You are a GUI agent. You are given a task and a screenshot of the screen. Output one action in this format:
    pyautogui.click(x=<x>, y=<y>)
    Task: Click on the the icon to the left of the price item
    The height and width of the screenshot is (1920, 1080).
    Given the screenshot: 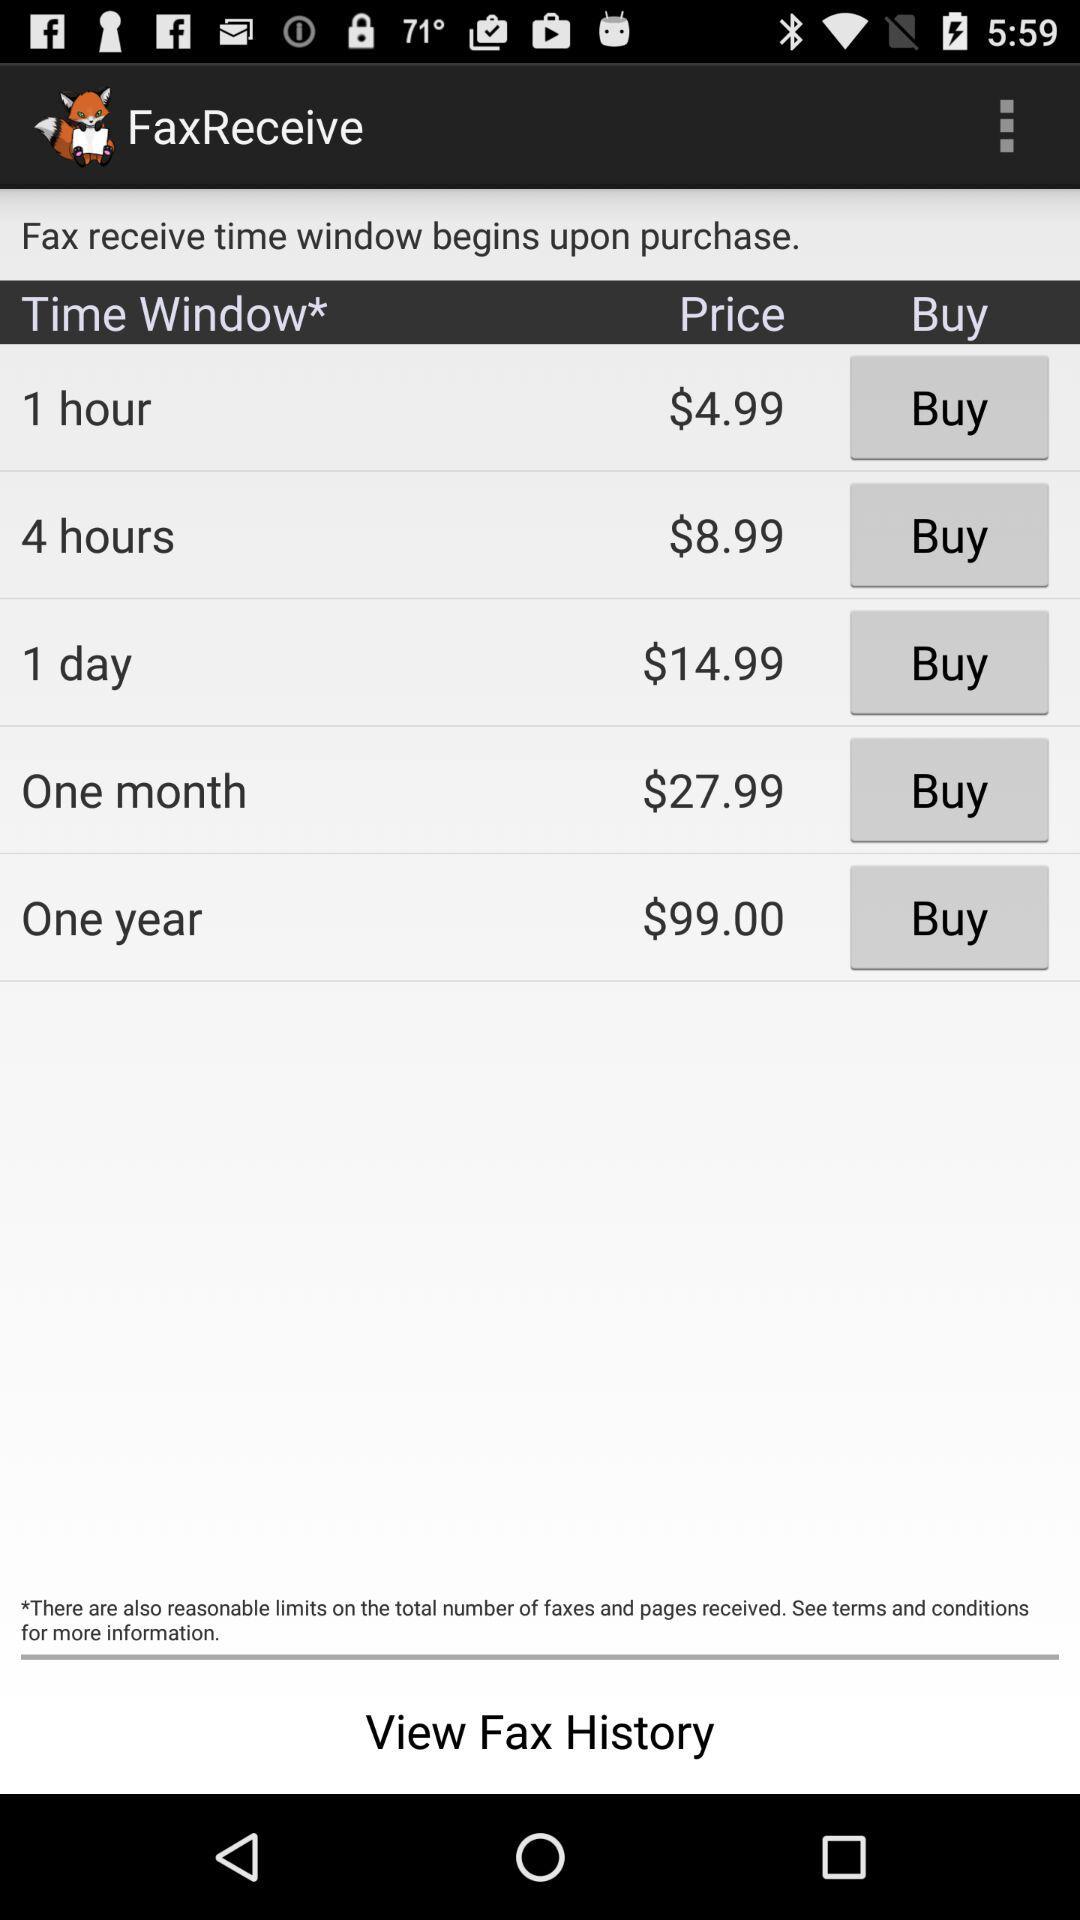 What is the action you would take?
    pyautogui.click(x=265, y=406)
    